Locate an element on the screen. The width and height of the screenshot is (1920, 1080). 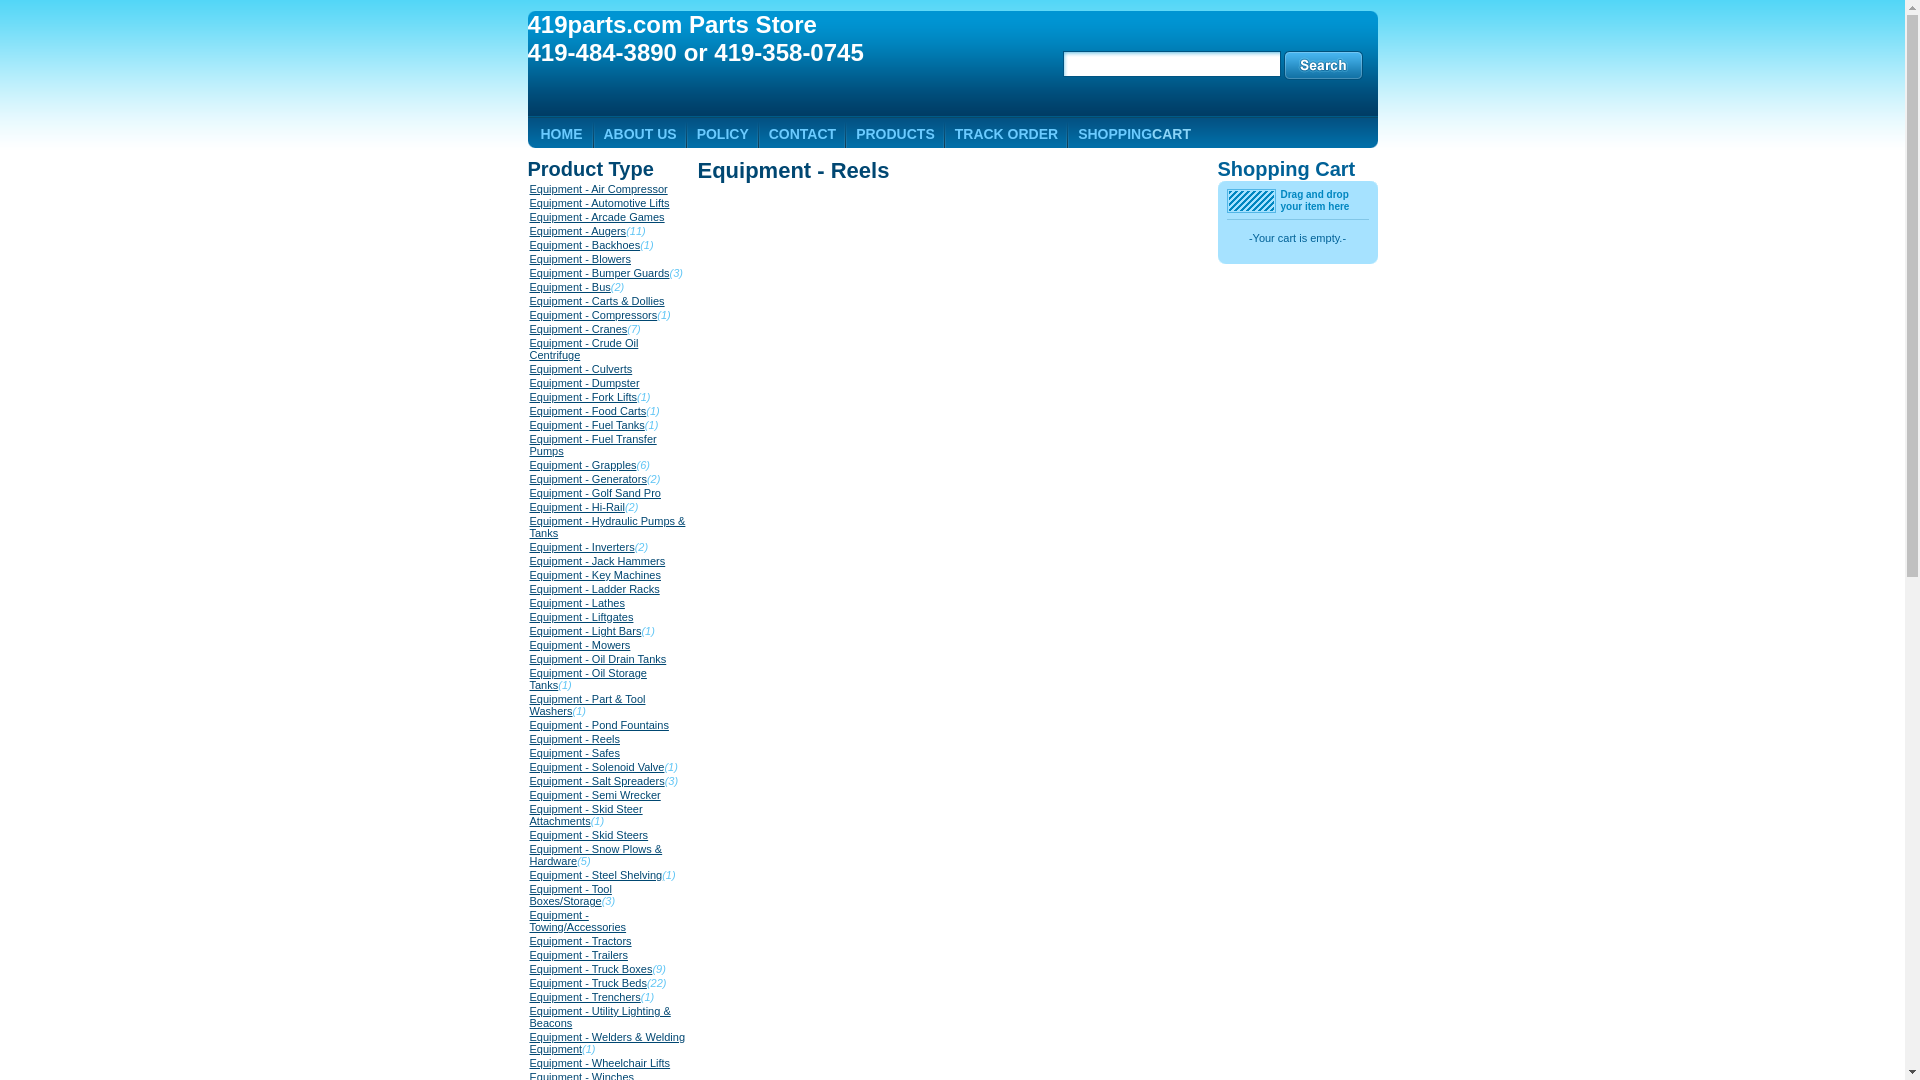
'CONTACT' is located at coordinates (802, 134).